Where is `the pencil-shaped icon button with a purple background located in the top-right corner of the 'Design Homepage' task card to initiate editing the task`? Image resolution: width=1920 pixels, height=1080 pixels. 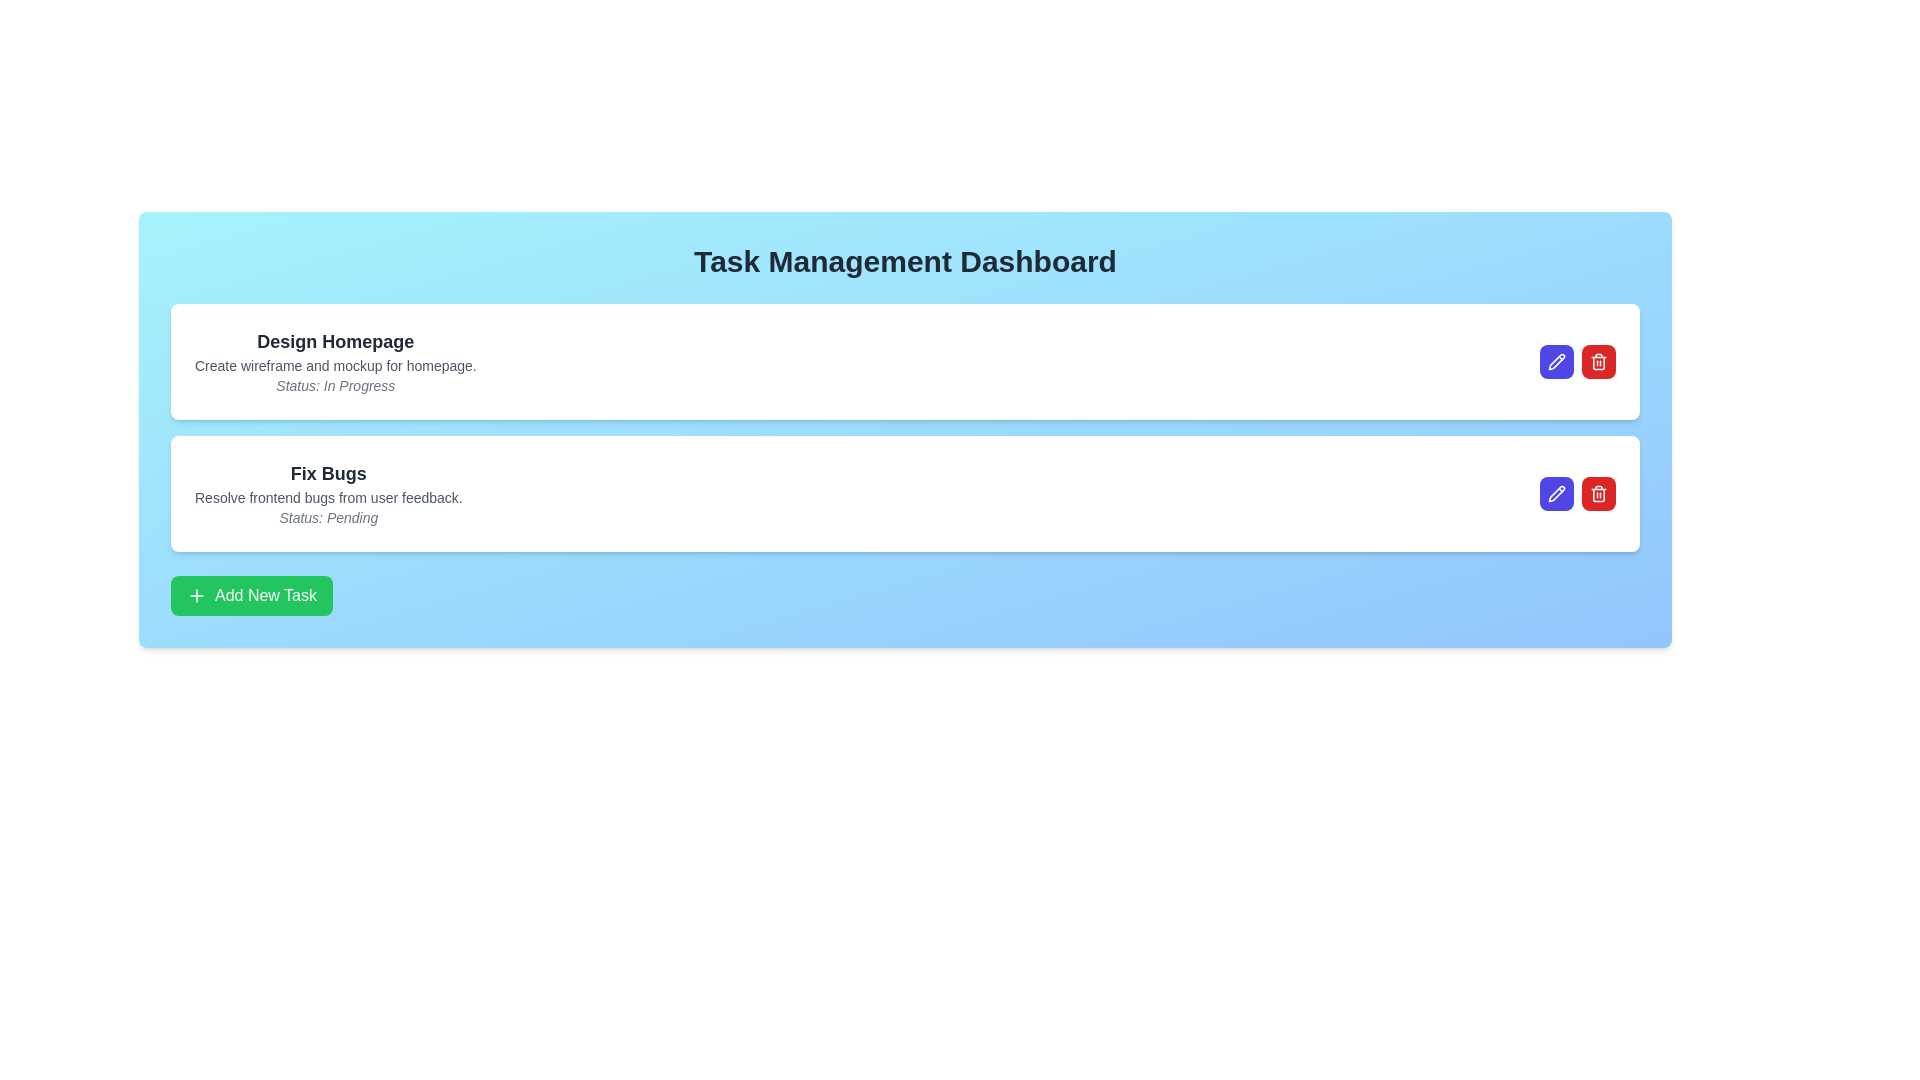
the pencil-shaped icon button with a purple background located in the top-right corner of the 'Design Homepage' task card to initiate editing the task is located at coordinates (1555, 362).